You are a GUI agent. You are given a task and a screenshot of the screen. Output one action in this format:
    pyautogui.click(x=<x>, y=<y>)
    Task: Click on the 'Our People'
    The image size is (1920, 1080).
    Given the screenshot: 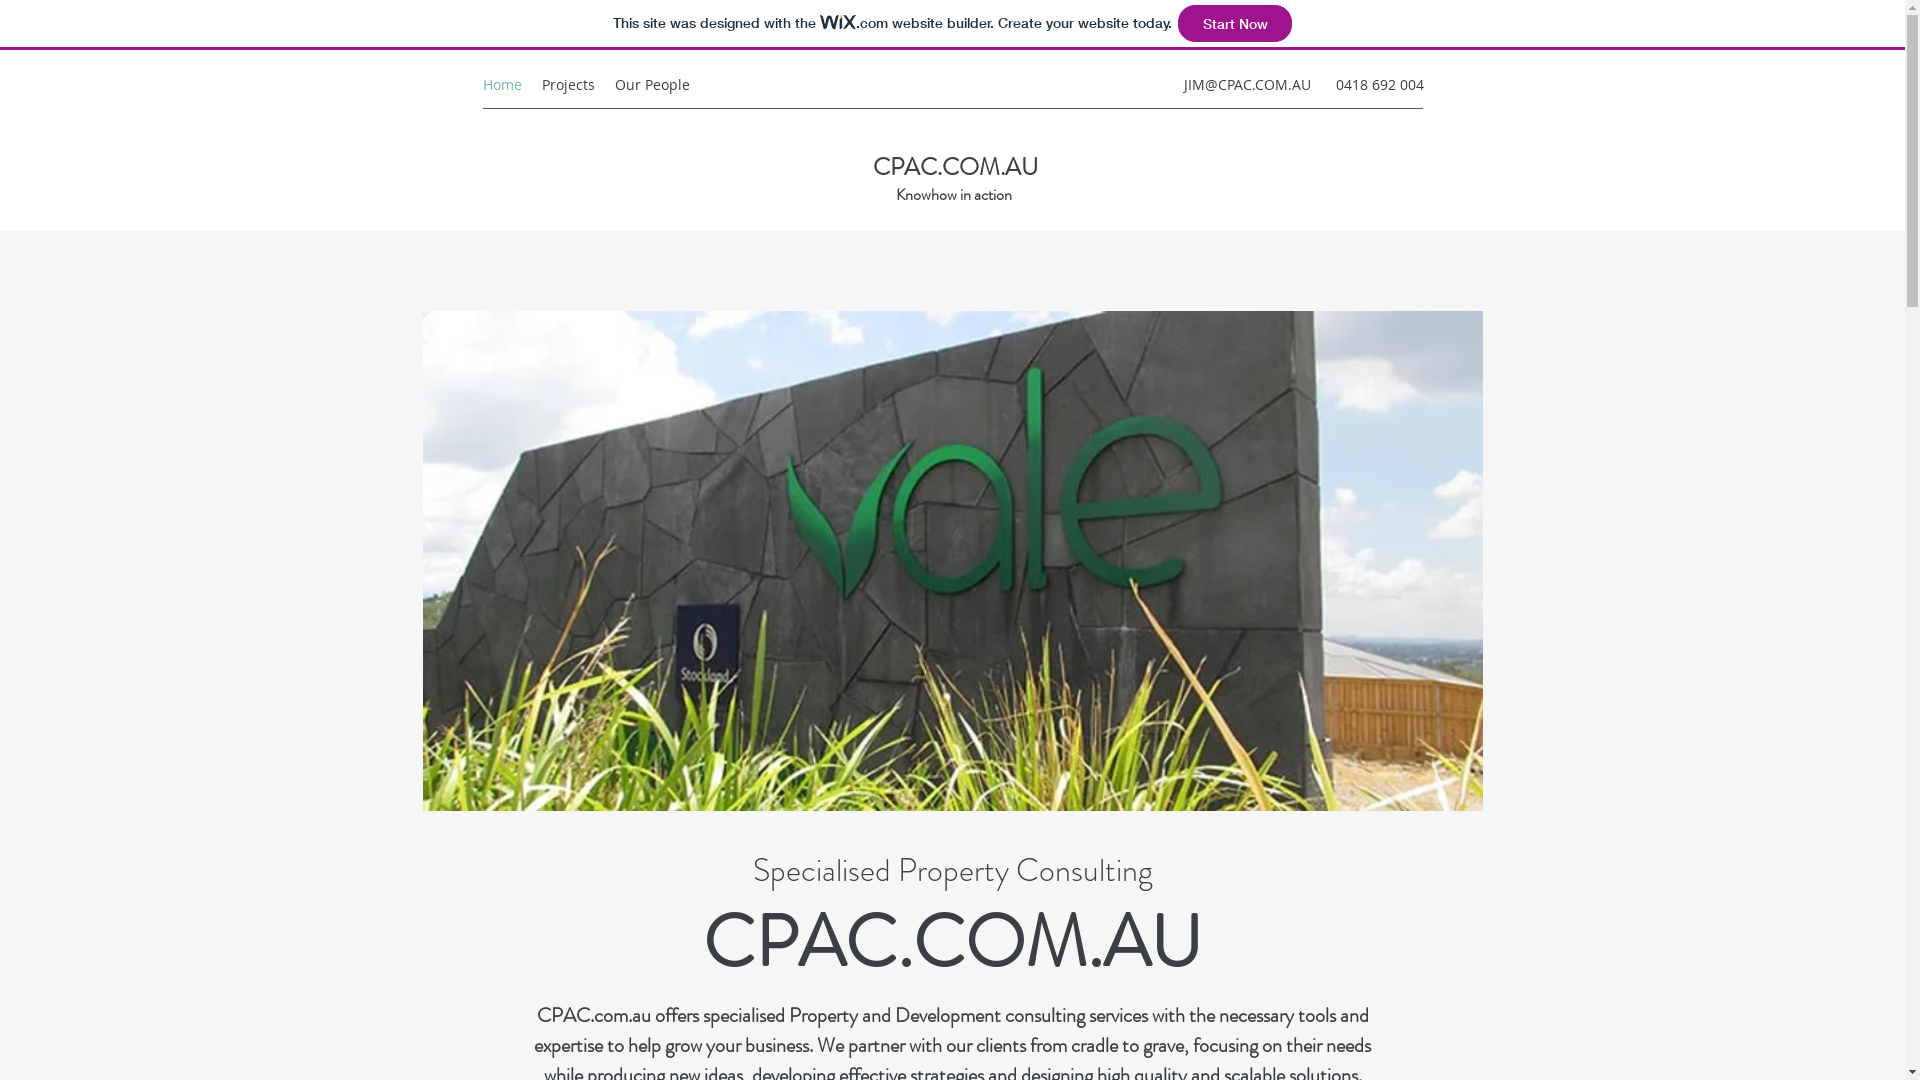 What is the action you would take?
    pyautogui.click(x=603, y=83)
    